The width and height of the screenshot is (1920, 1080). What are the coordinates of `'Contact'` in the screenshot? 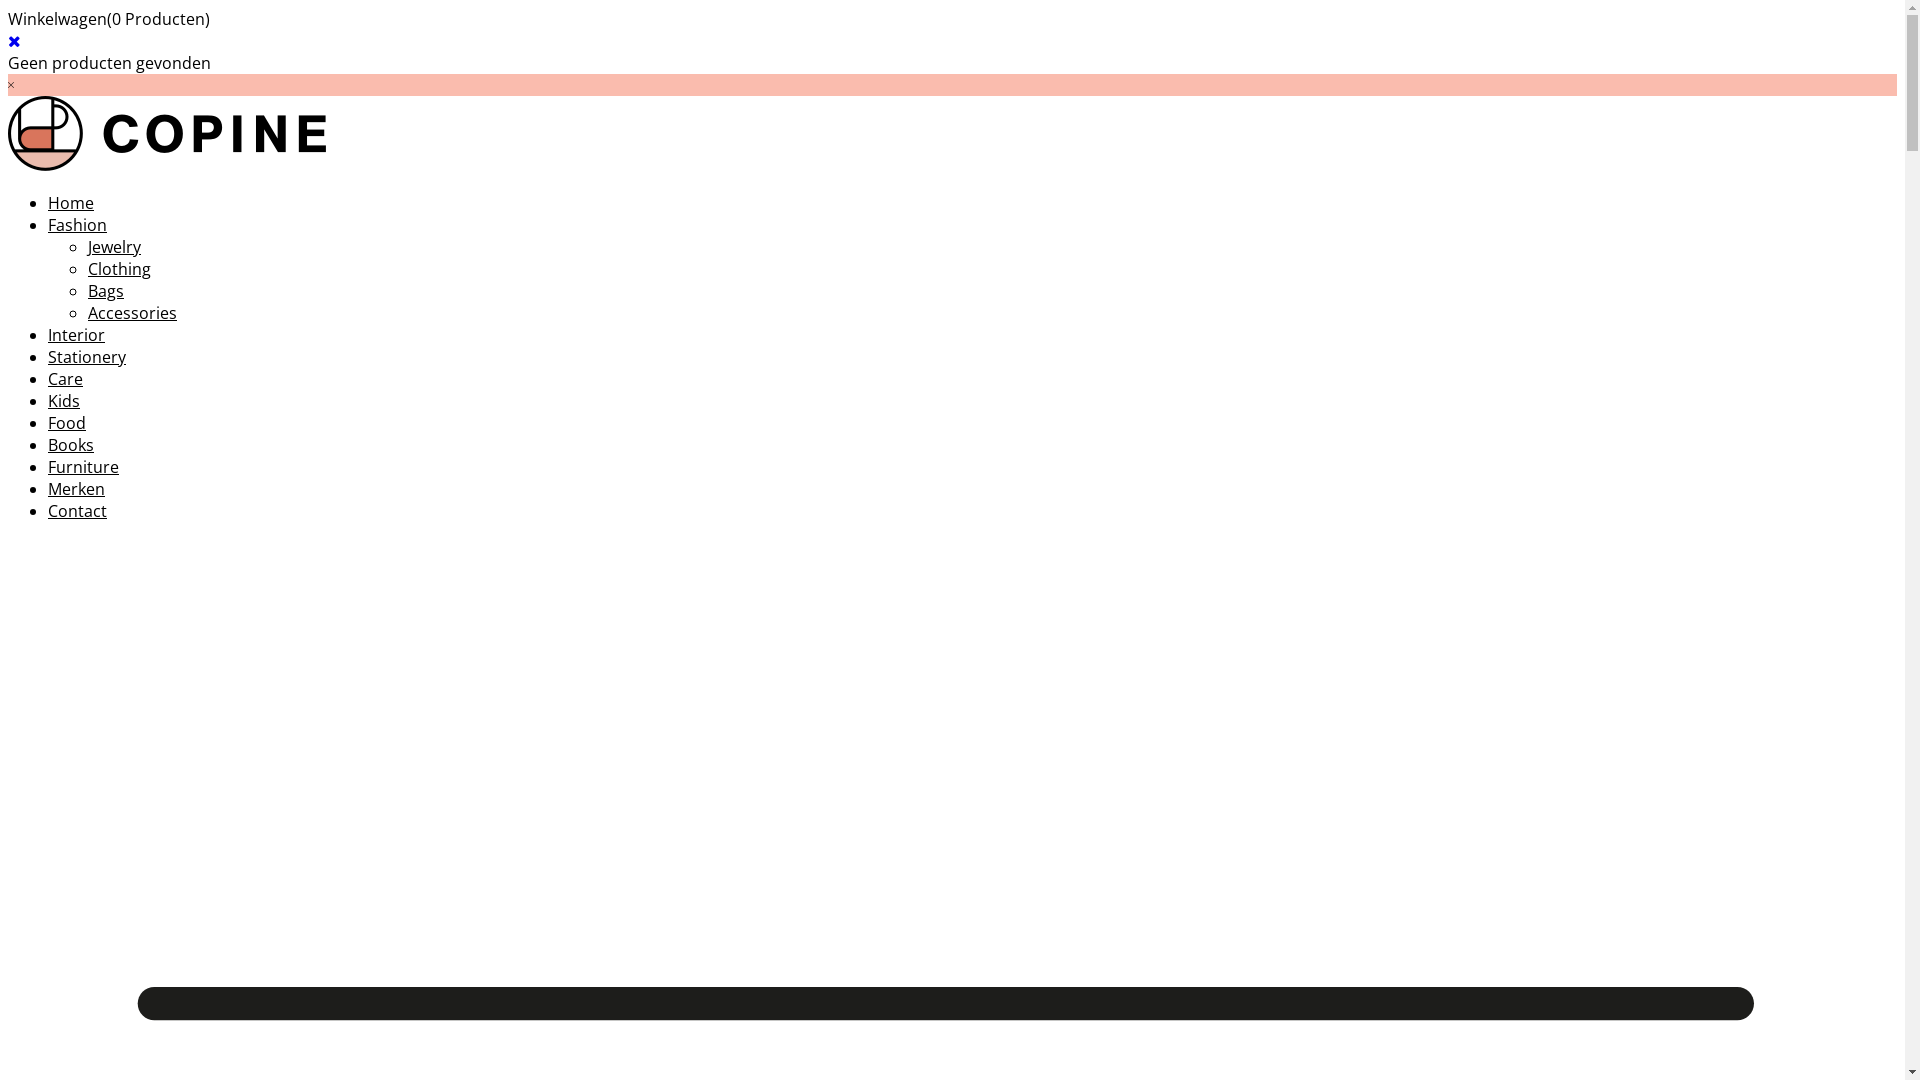 It's located at (77, 509).